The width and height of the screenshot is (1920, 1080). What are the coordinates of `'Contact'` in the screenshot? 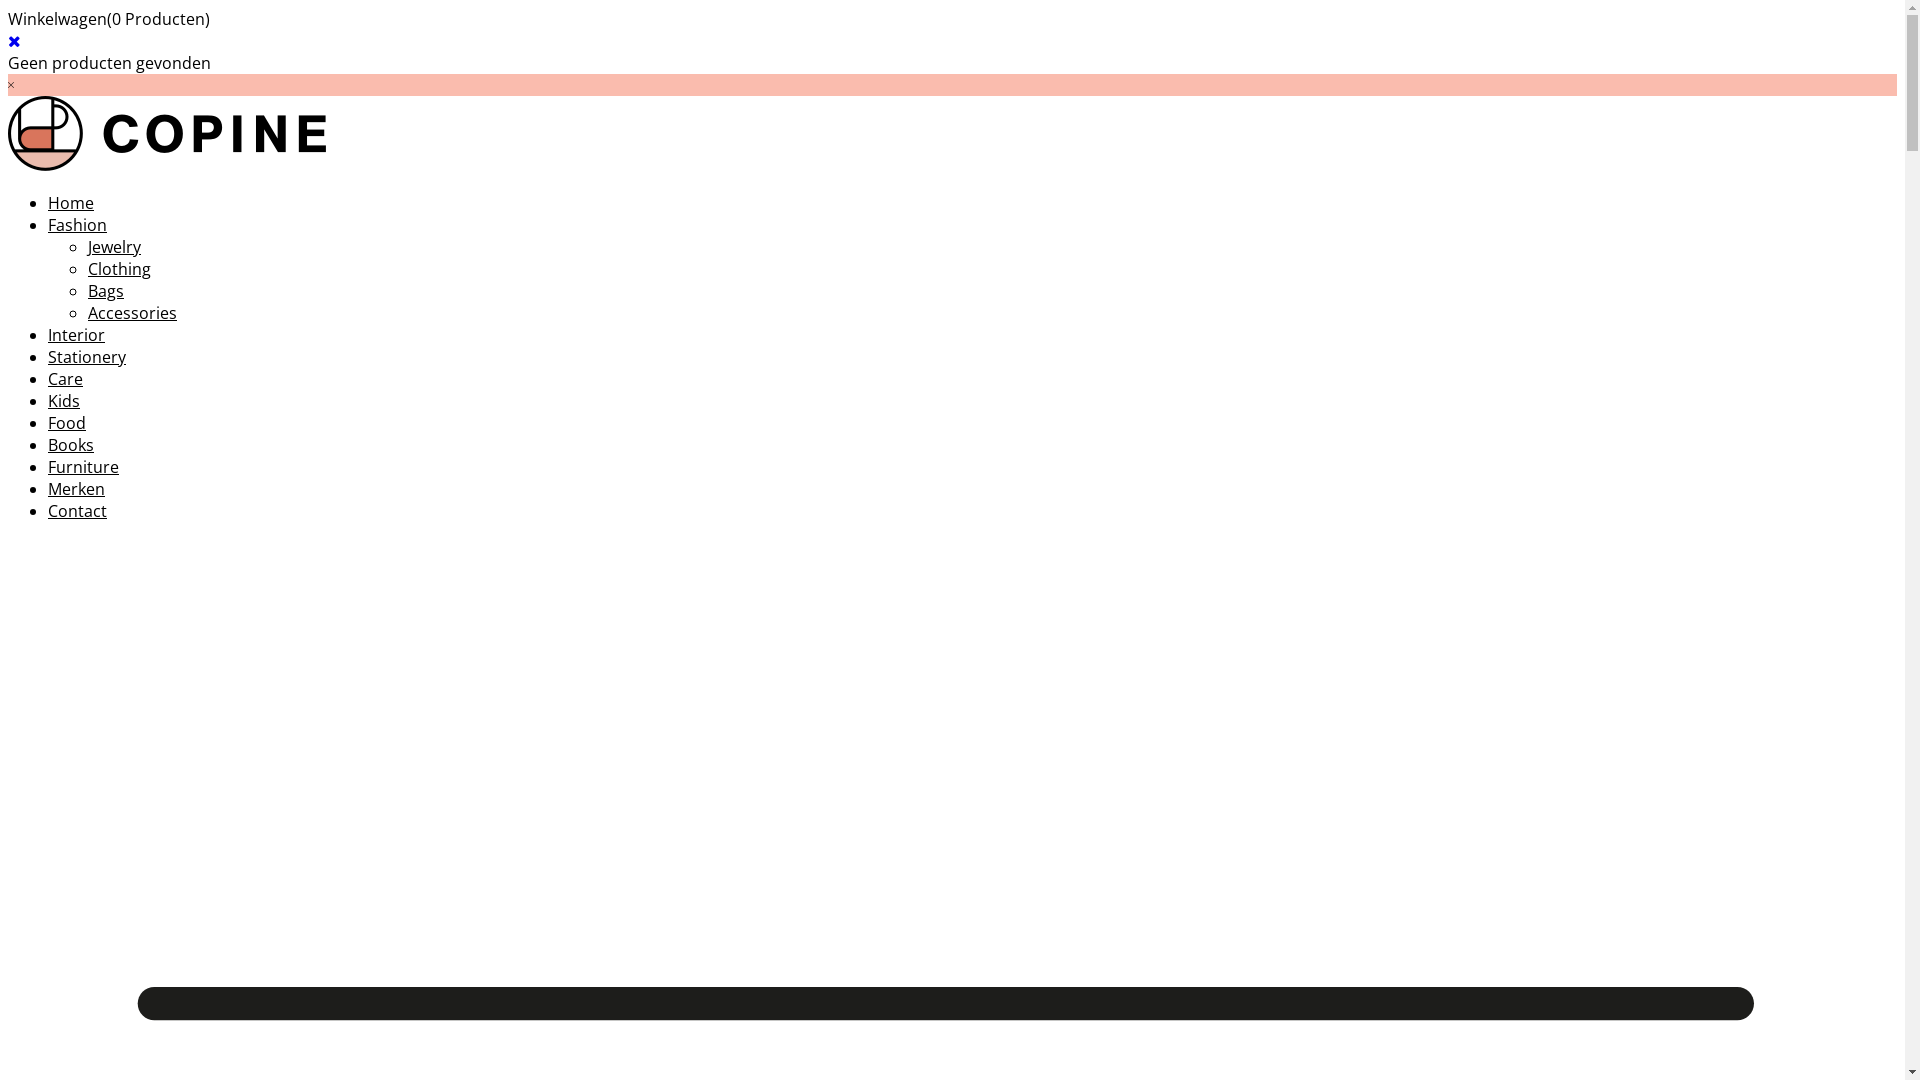 It's located at (77, 509).